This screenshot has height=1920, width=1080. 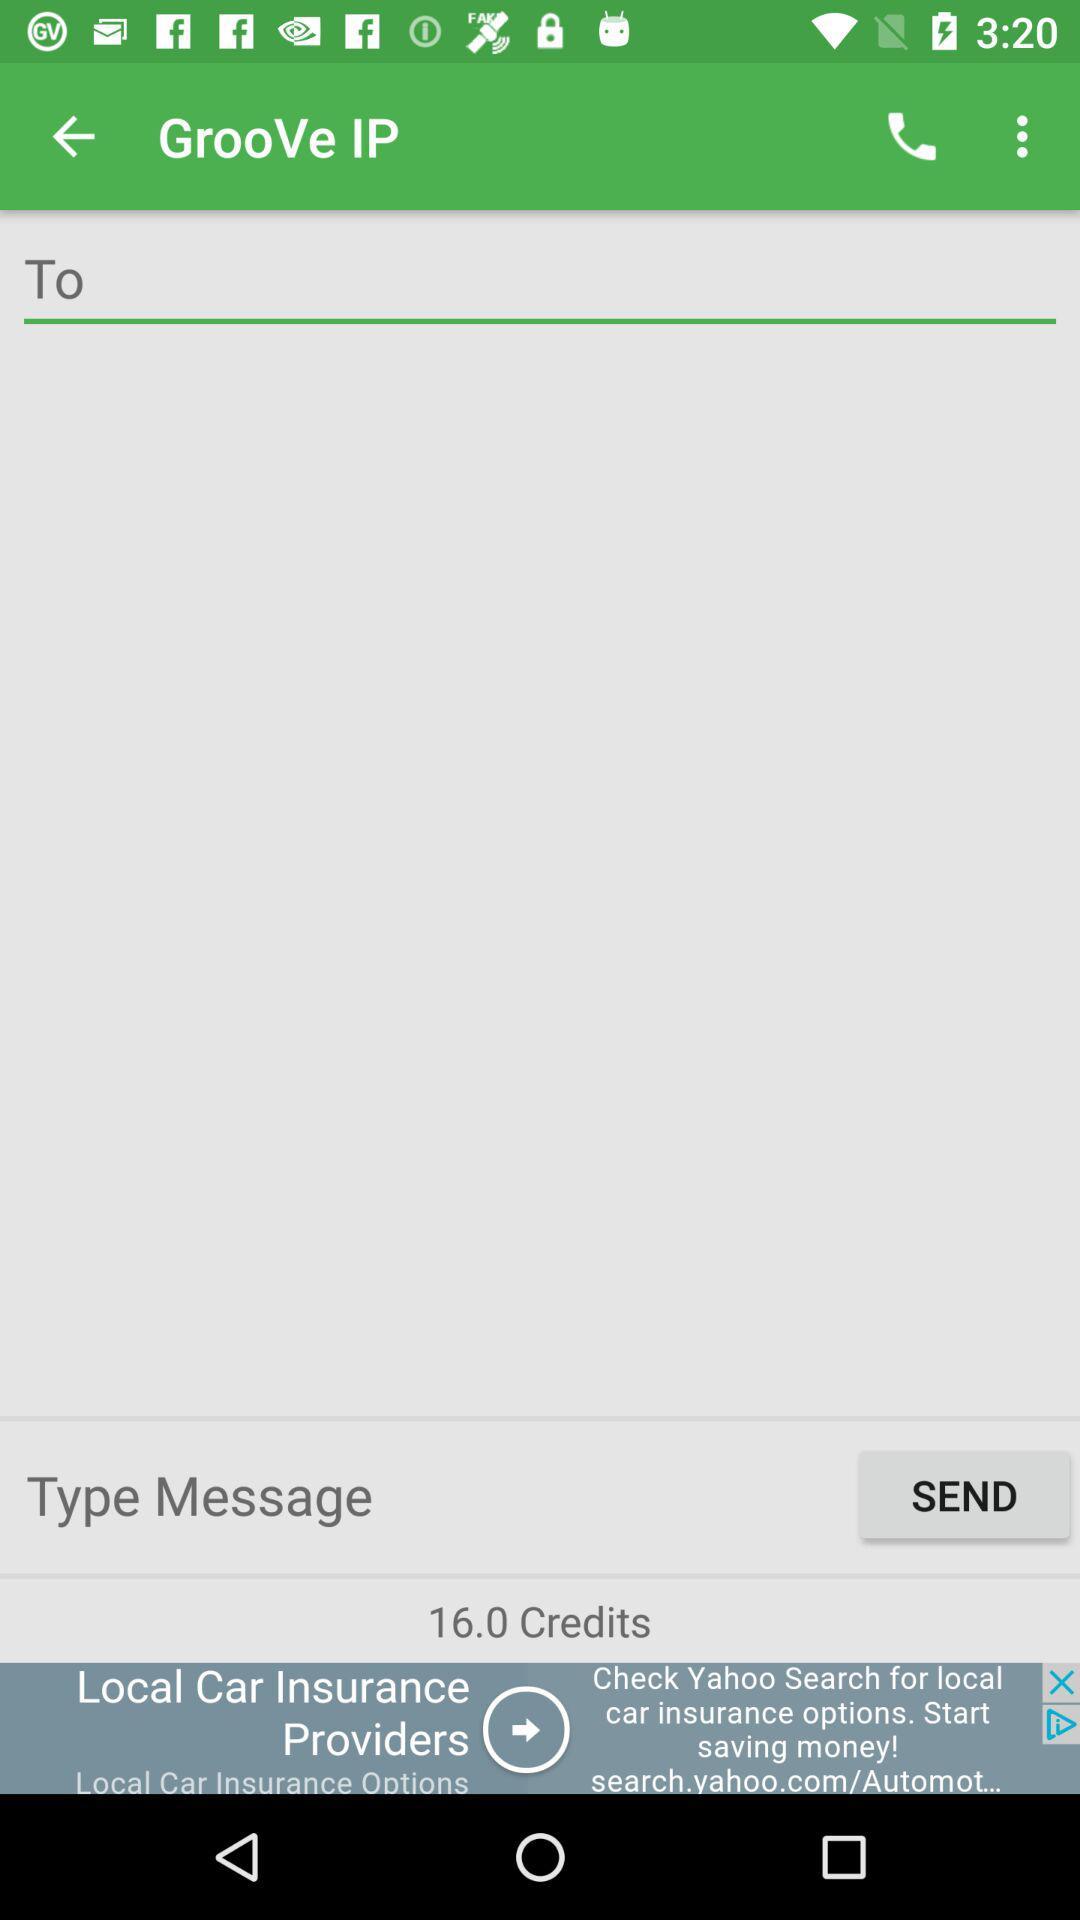 What do you see at coordinates (540, 1727) in the screenshot?
I see `car insurance on yahoo advertisement` at bounding box center [540, 1727].